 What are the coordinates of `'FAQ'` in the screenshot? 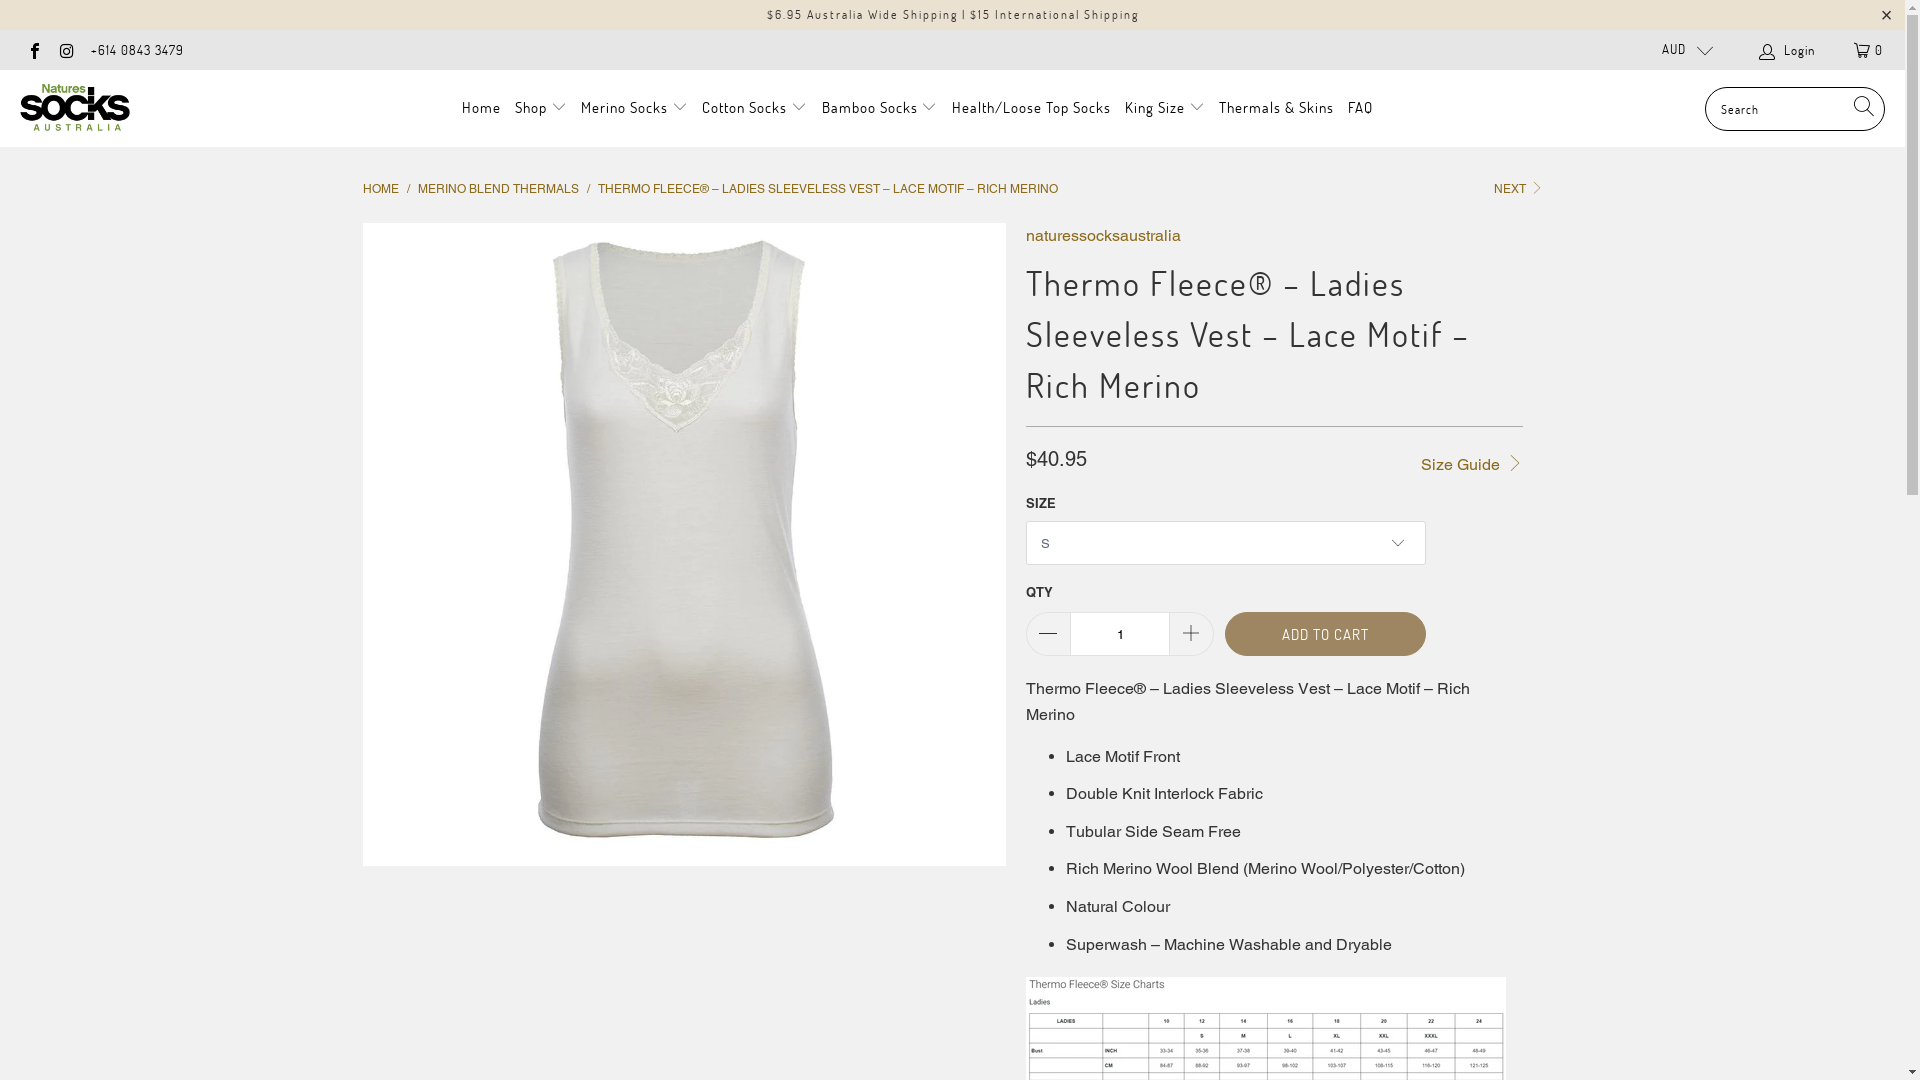 It's located at (1360, 108).